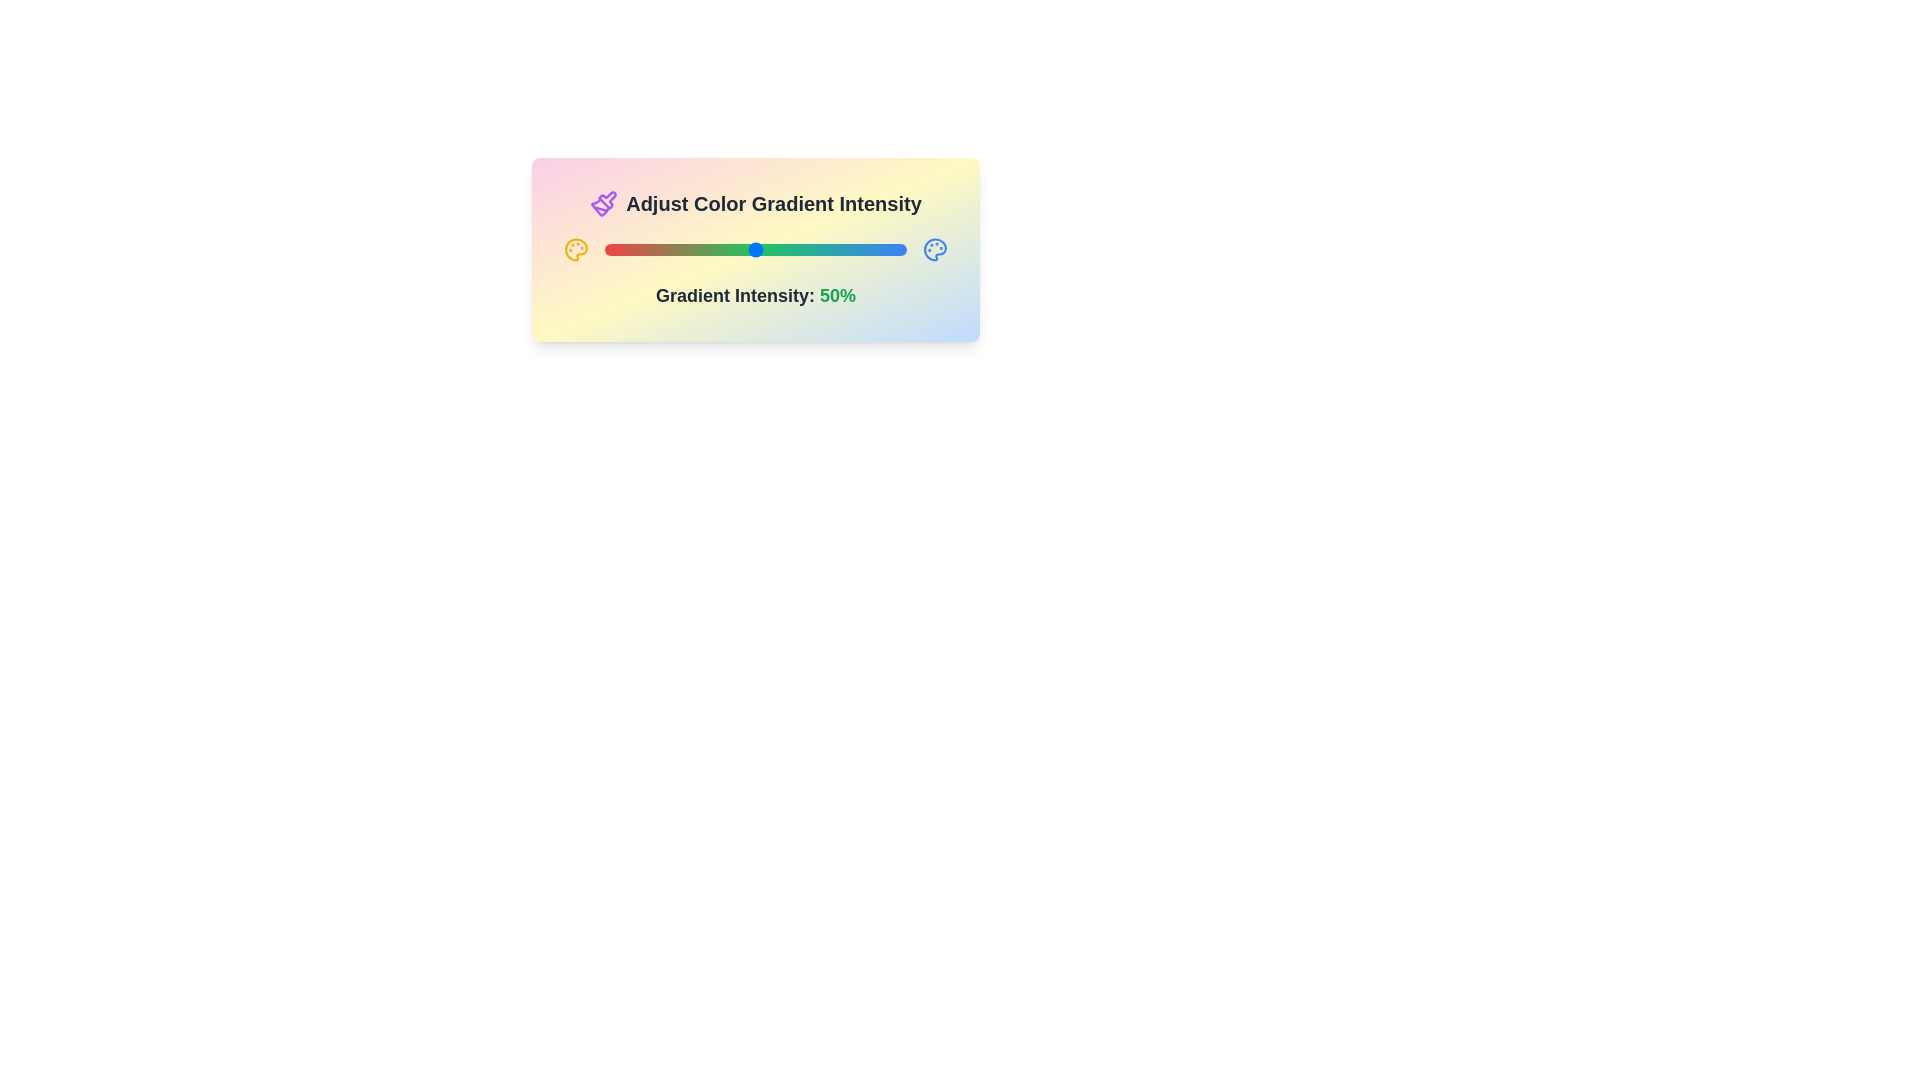 The width and height of the screenshot is (1920, 1080). Describe the element at coordinates (934, 249) in the screenshot. I see `the right_palette icon to trigger its interaction` at that location.